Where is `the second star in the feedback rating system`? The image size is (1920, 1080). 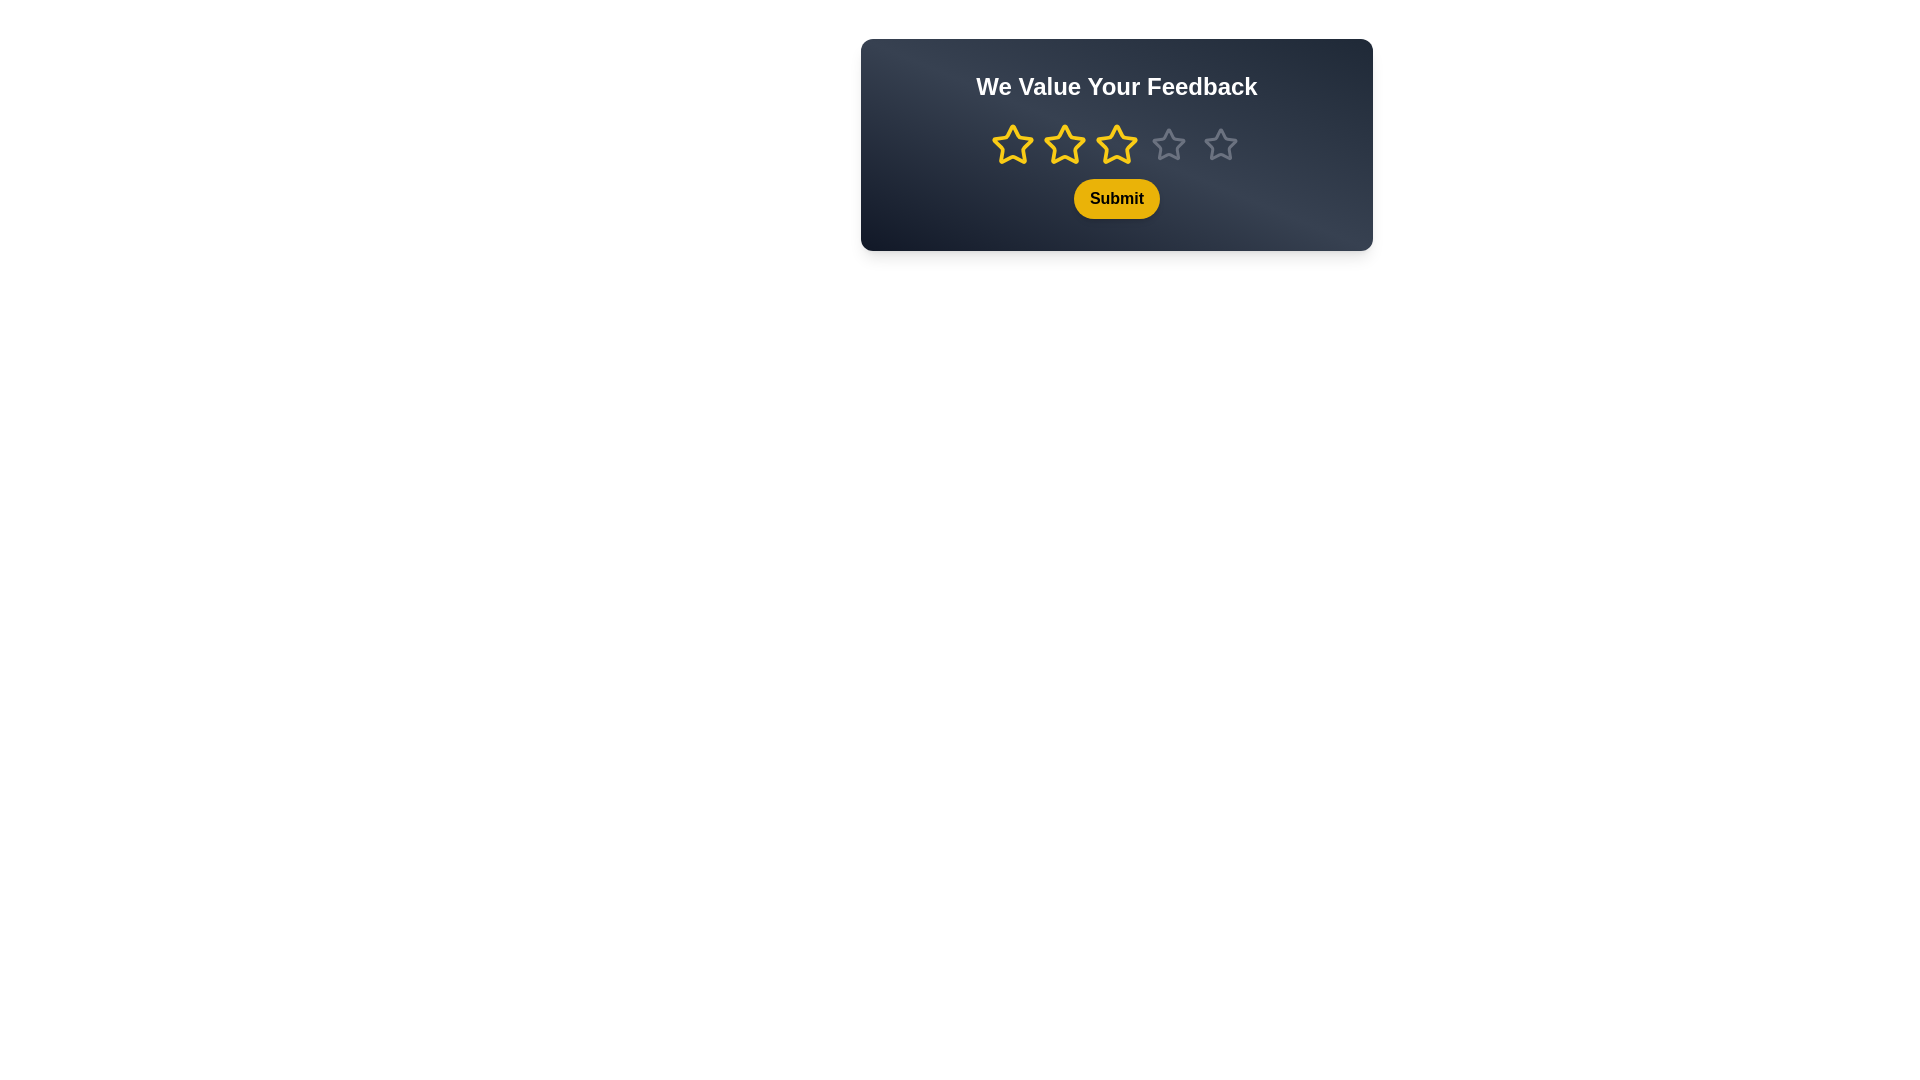
the second star in the feedback rating system is located at coordinates (1116, 144).